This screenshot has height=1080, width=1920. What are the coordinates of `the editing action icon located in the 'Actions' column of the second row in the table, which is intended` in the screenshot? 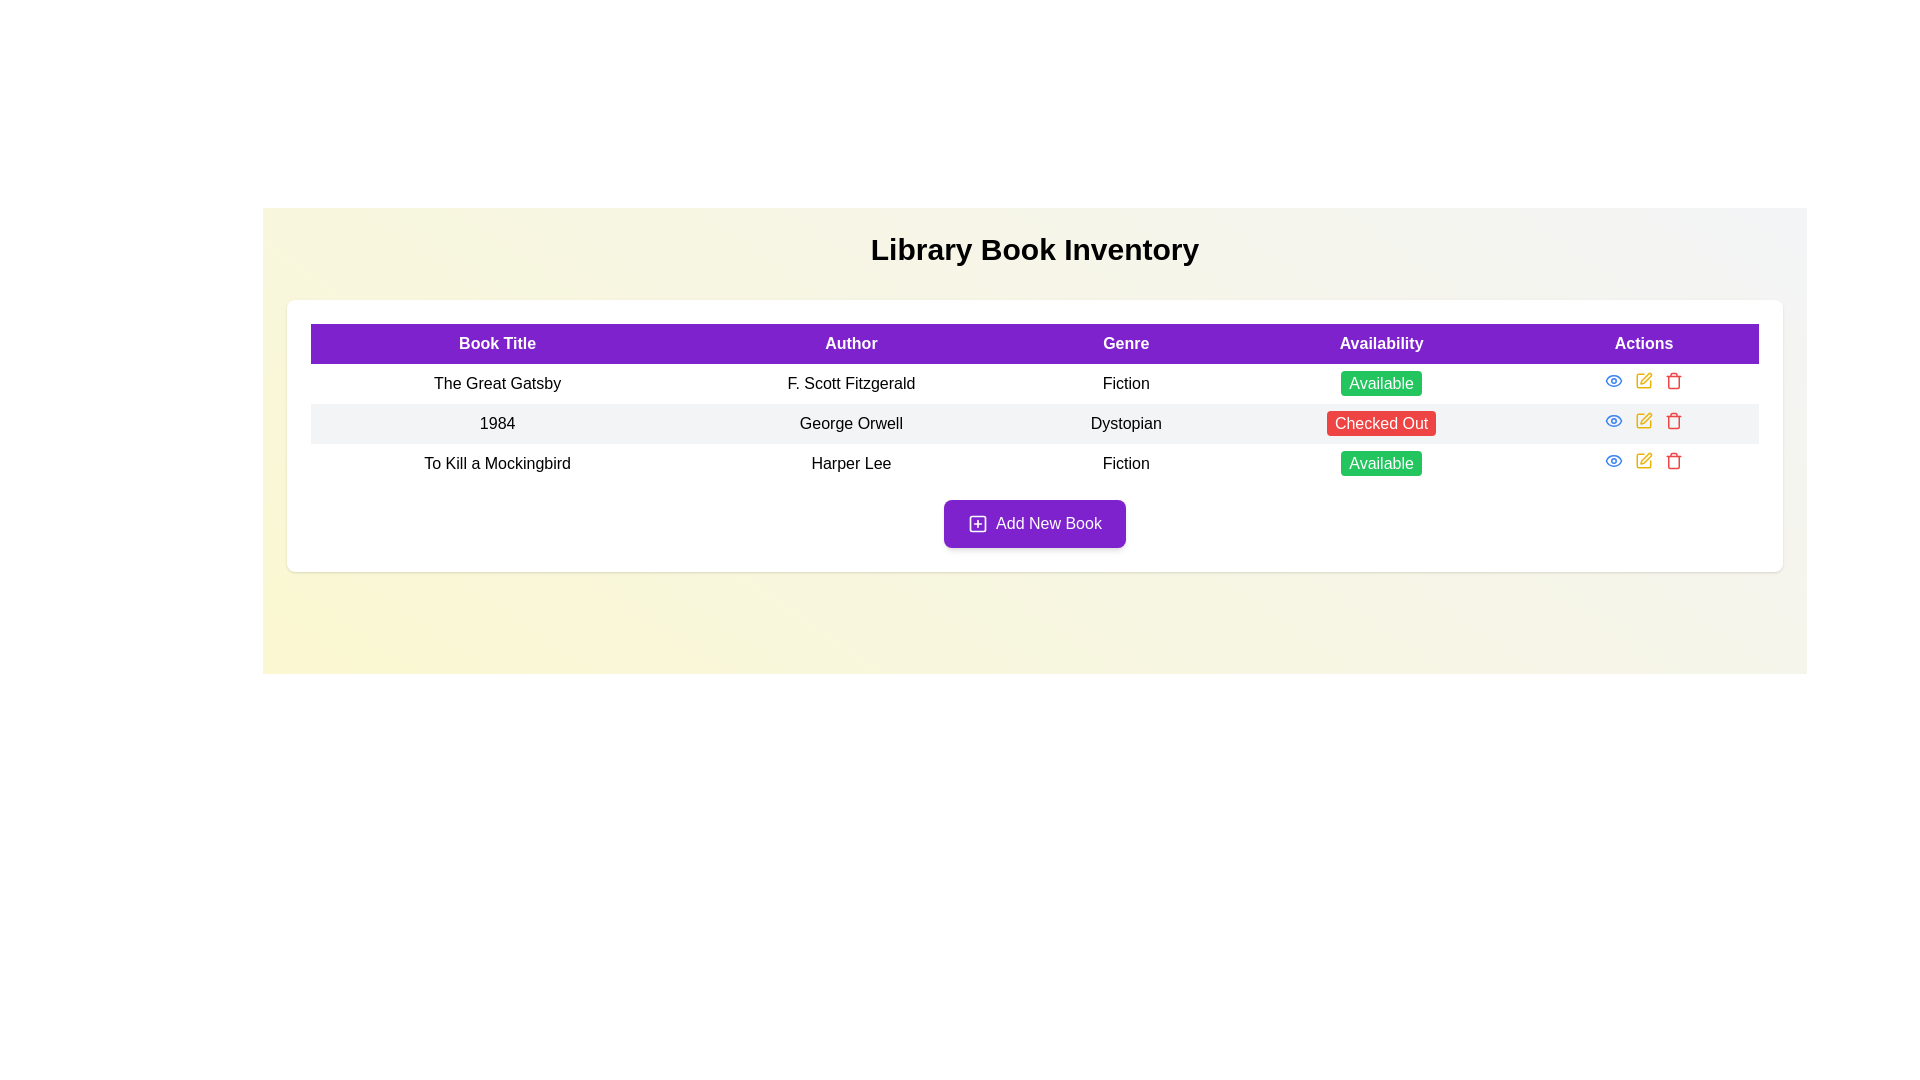 It's located at (1643, 419).